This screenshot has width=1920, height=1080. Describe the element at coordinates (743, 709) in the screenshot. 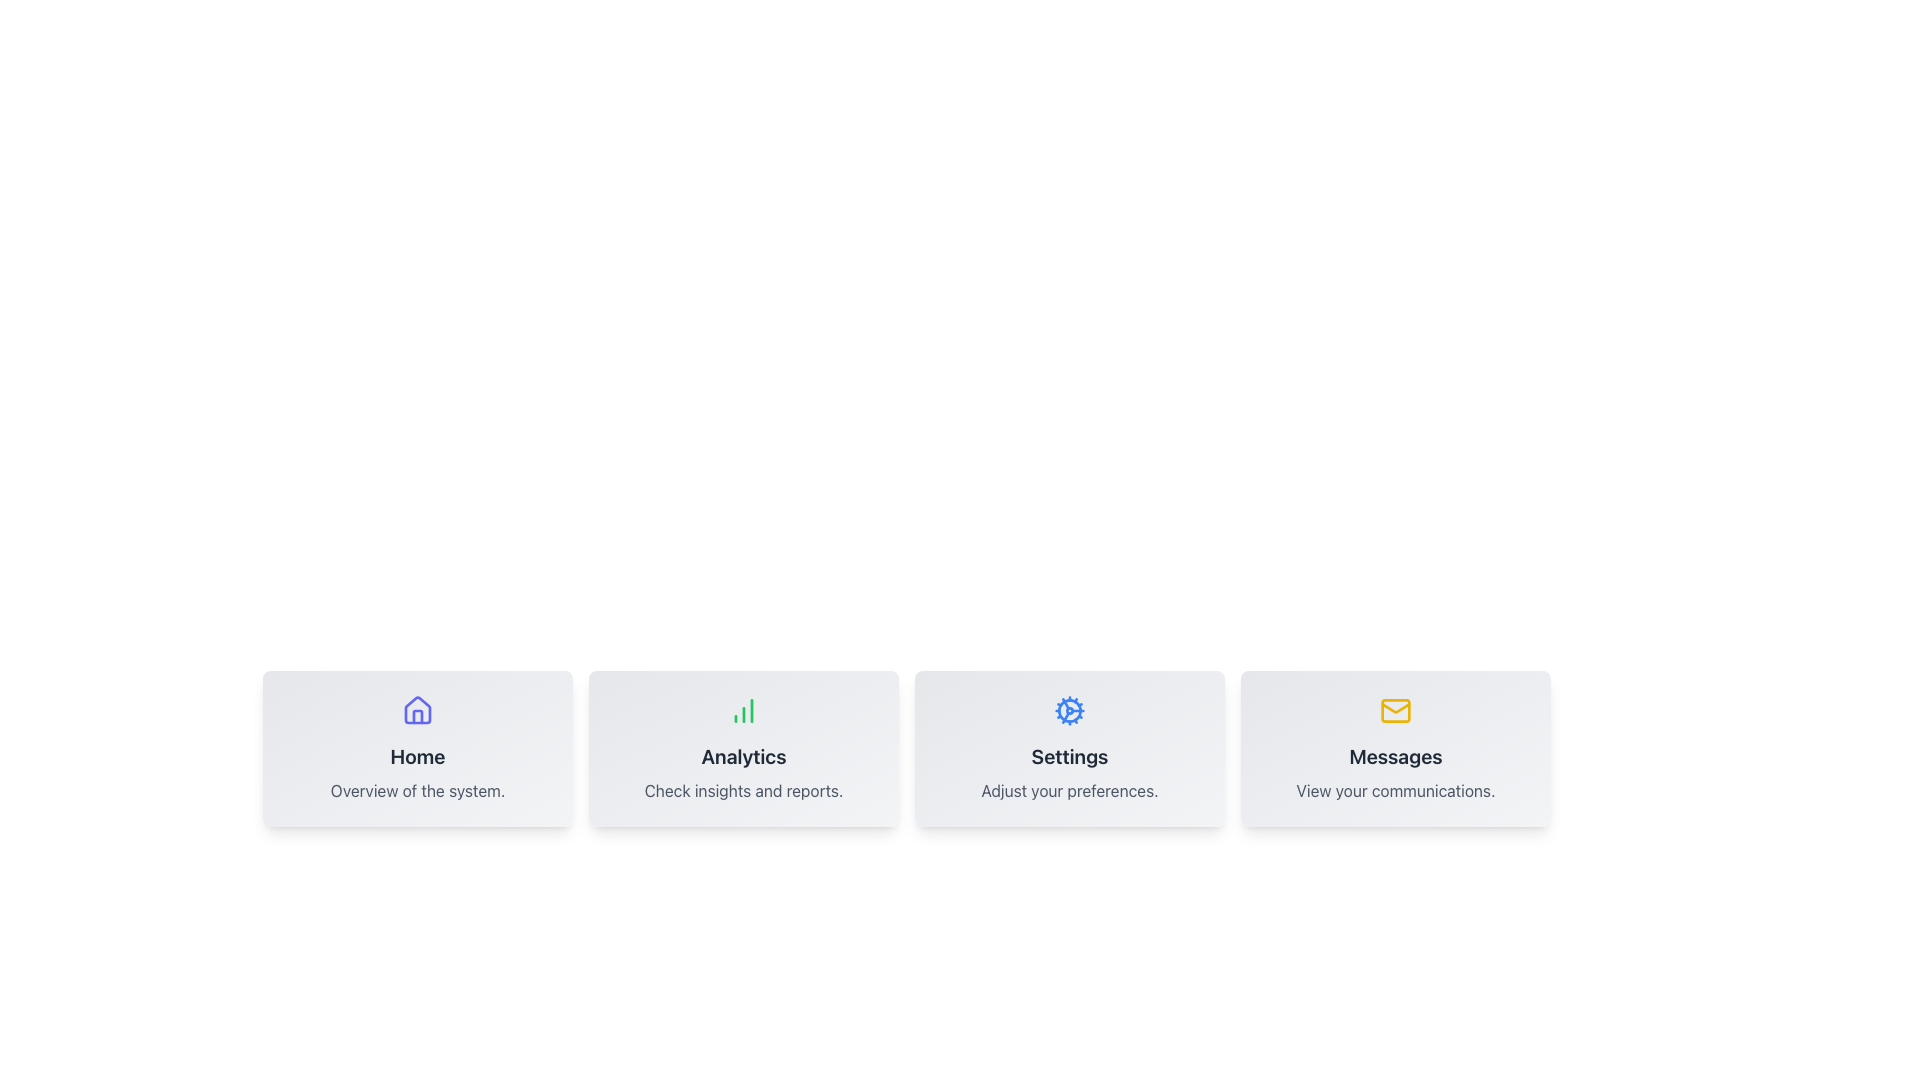

I see `the green column chart icon inside the 'Analytics' card, which is the second card from the left in a row of four cards, located centrally among them` at that location.